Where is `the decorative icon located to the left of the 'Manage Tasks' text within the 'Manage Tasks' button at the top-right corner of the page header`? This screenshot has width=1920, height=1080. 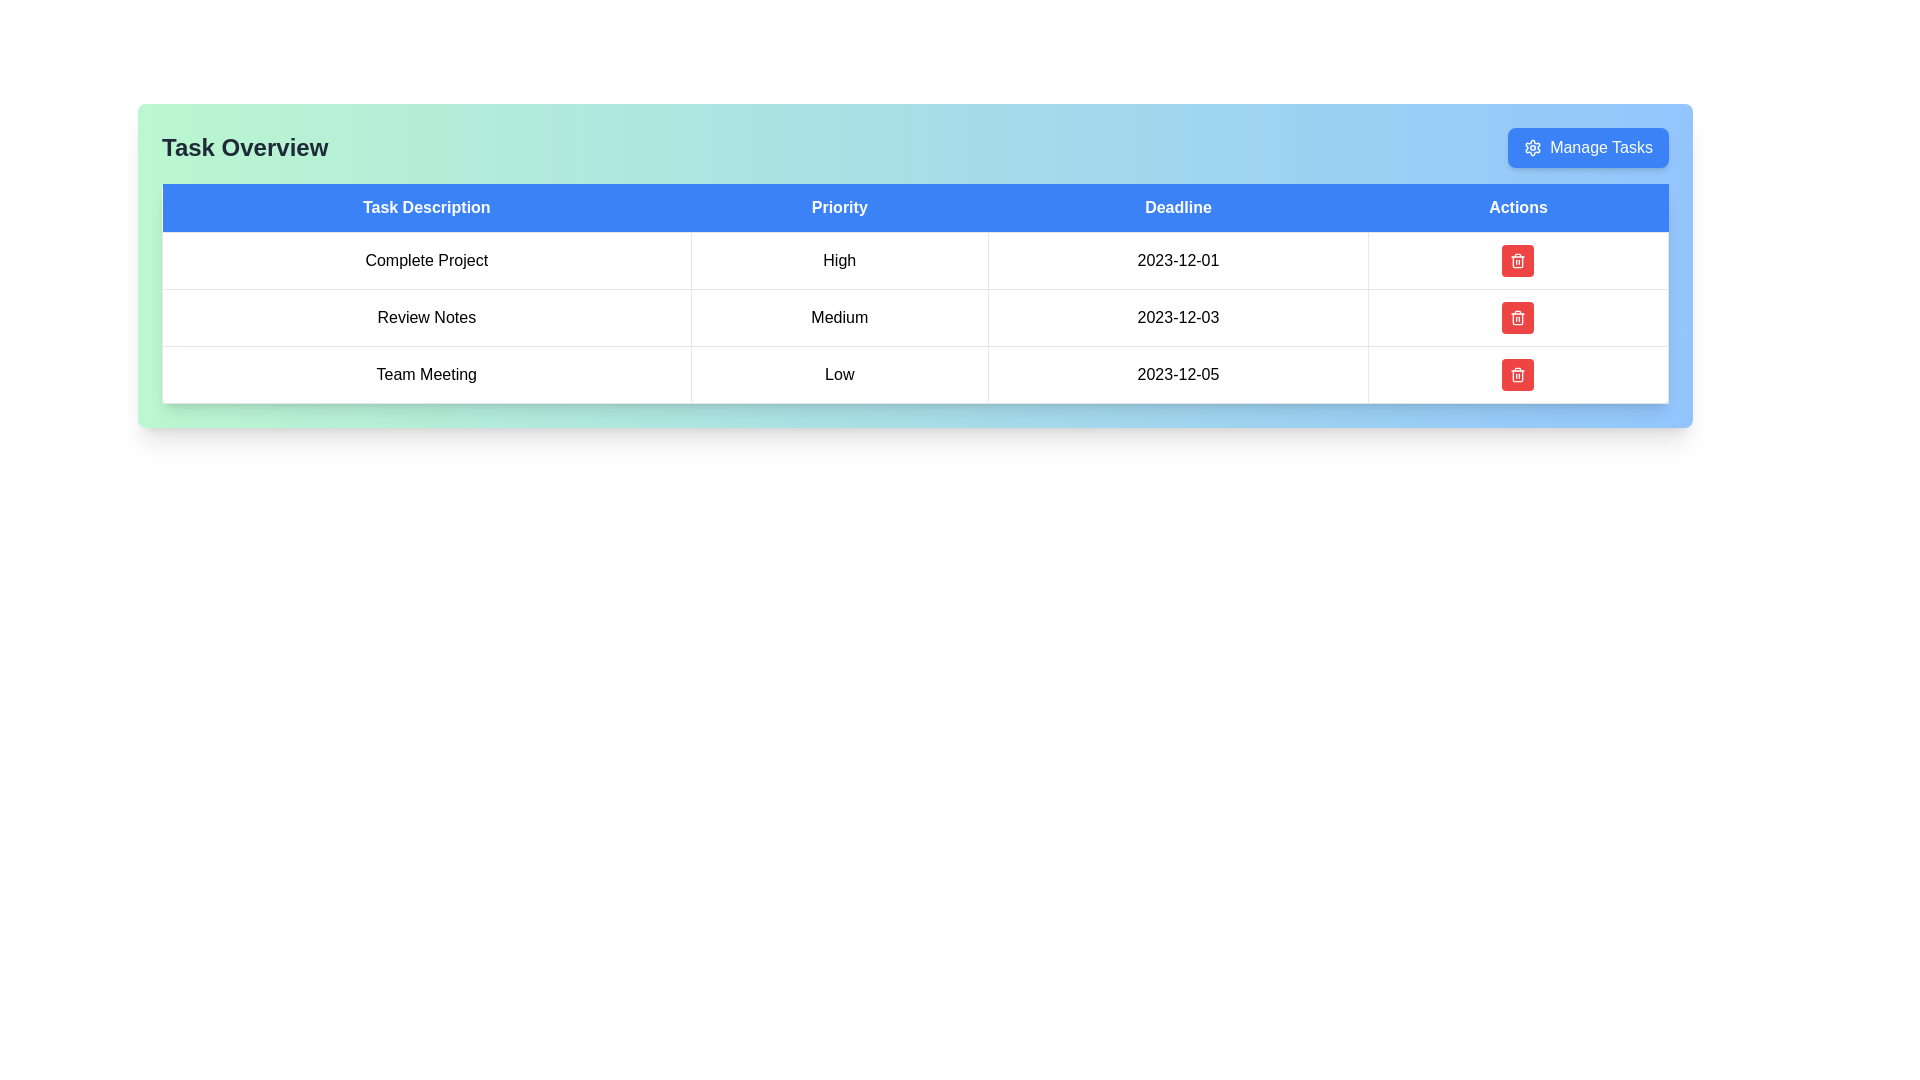 the decorative icon located to the left of the 'Manage Tasks' text within the 'Manage Tasks' button at the top-right corner of the page header is located at coordinates (1532, 146).